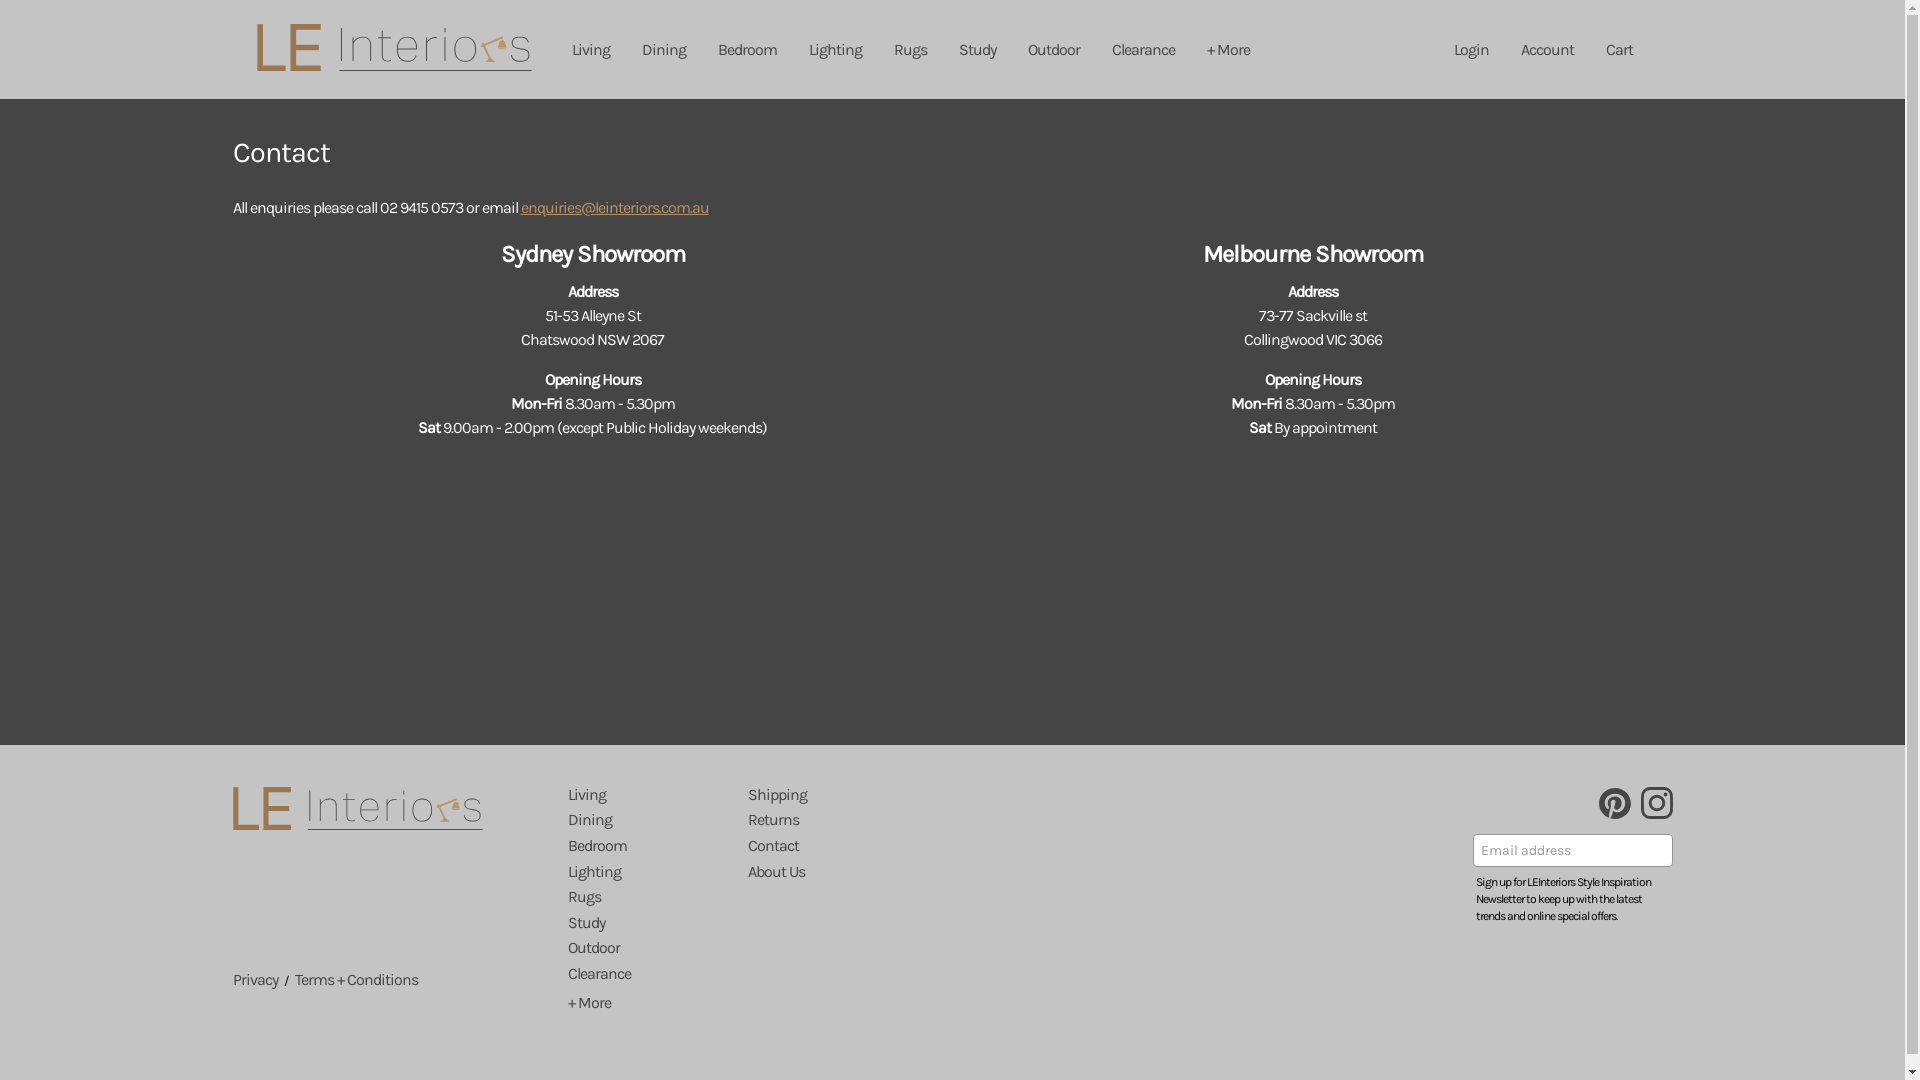 The width and height of the screenshot is (1920, 1080). What do you see at coordinates (1471, 48) in the screenshot?
I see `'Login'` at bounding box center [1471, 48].